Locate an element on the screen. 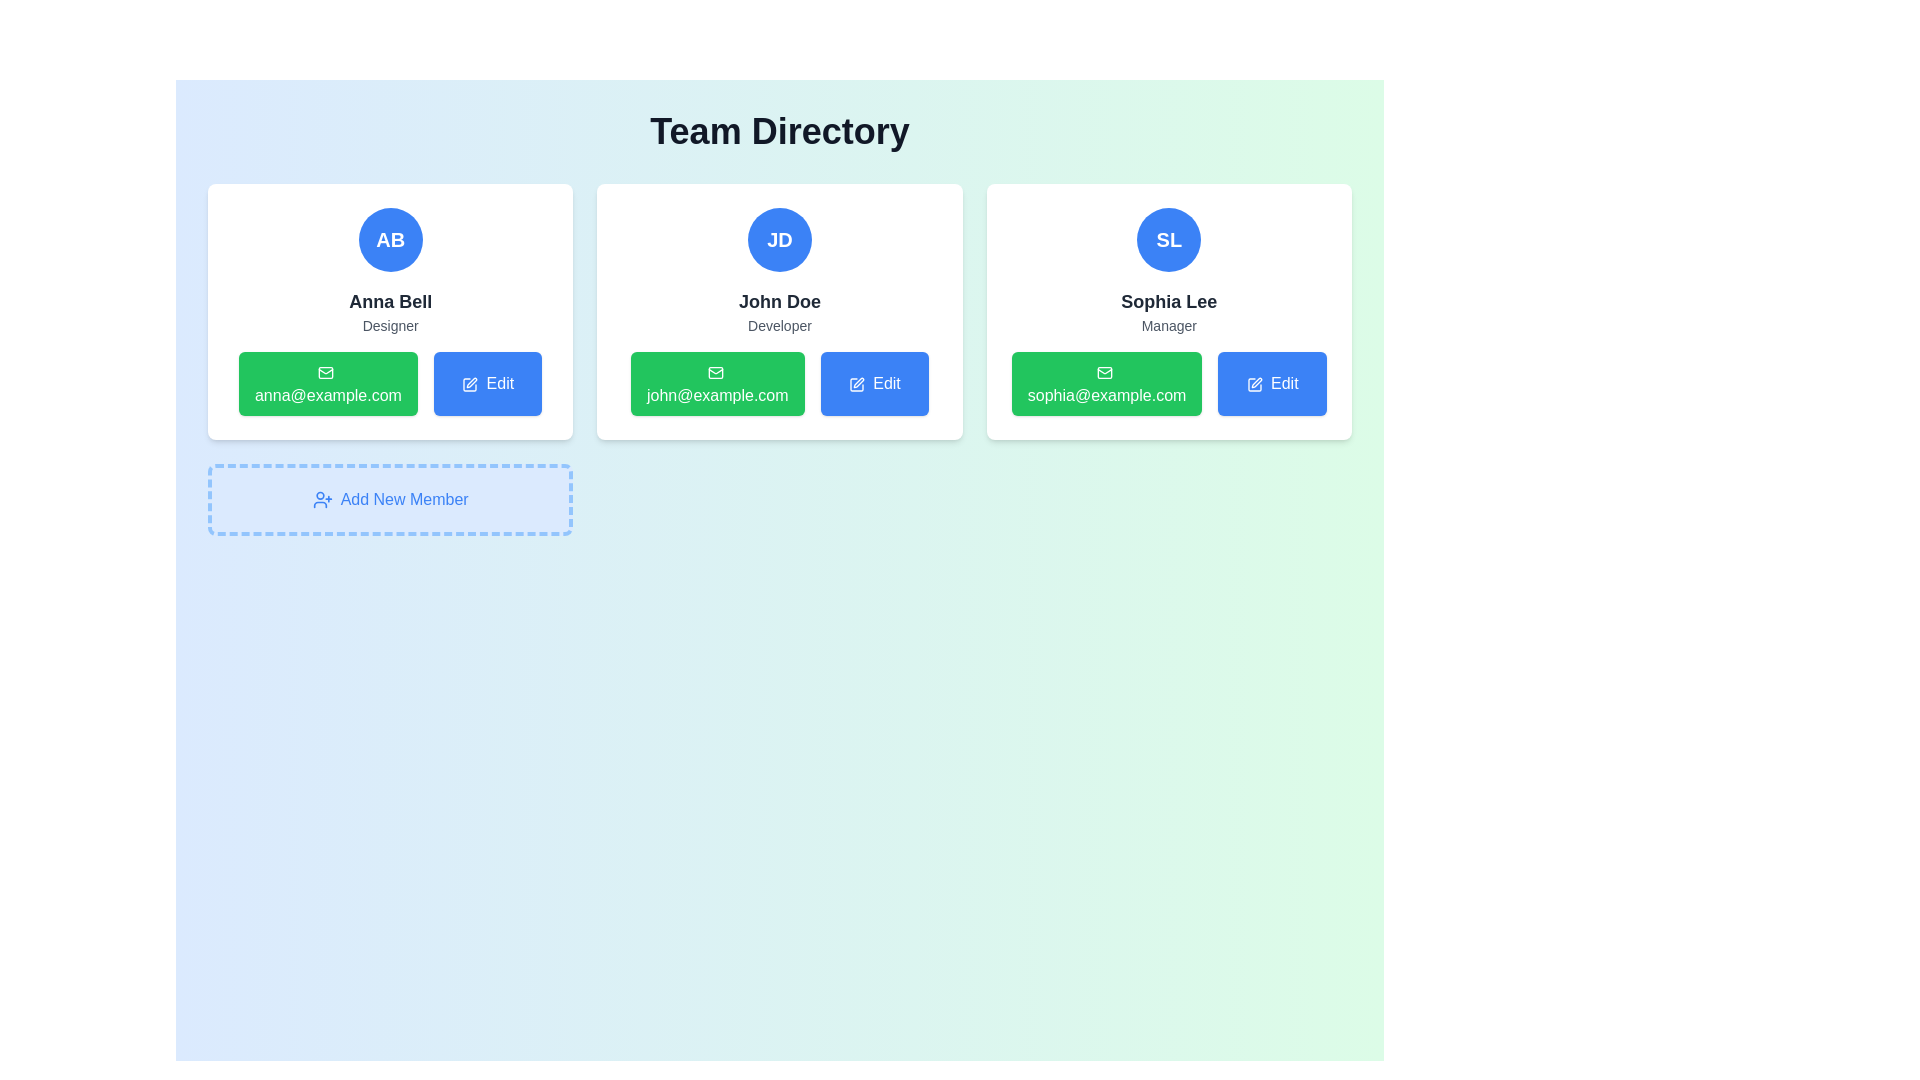 This screenshot has width=1920, height=1080. the edit button located within the profile card for user 'Anna Bell', positioned to the right of the green button labeled 'anna@example.com' is located at coordinates (488, 384).